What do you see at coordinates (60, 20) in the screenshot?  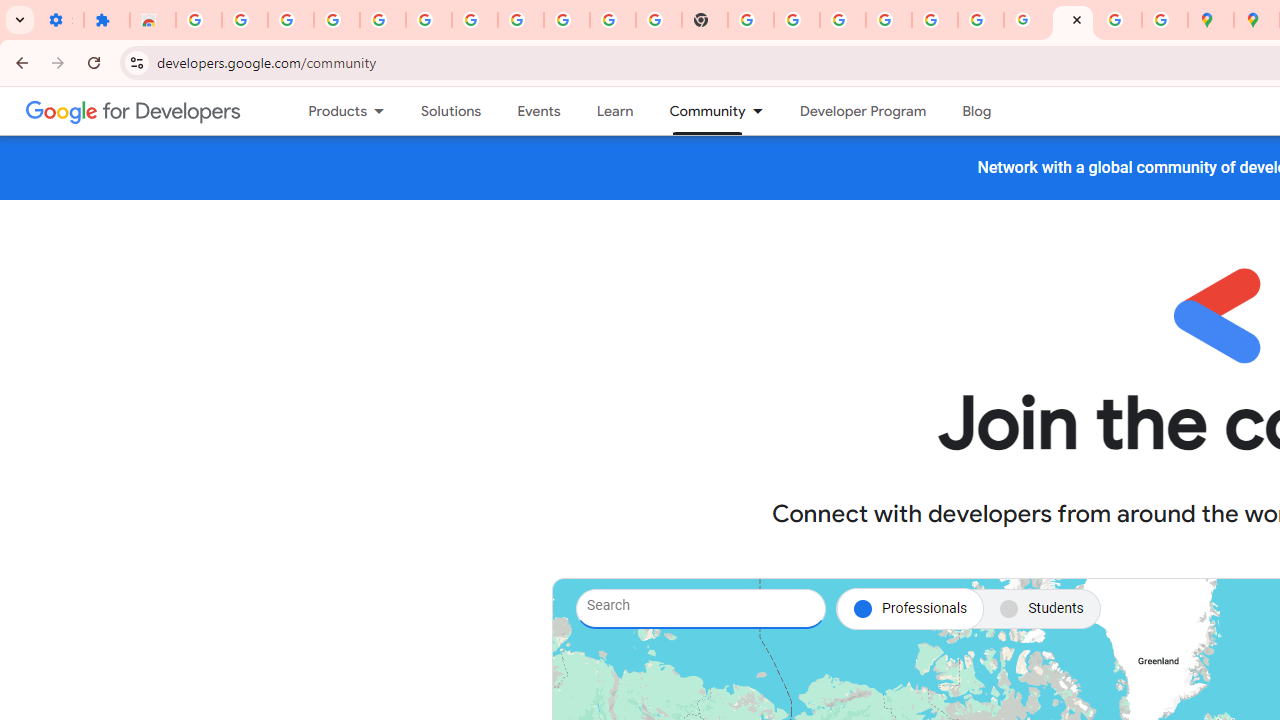 I see `'Settings - On startup'` at bounding box center [60, 20].